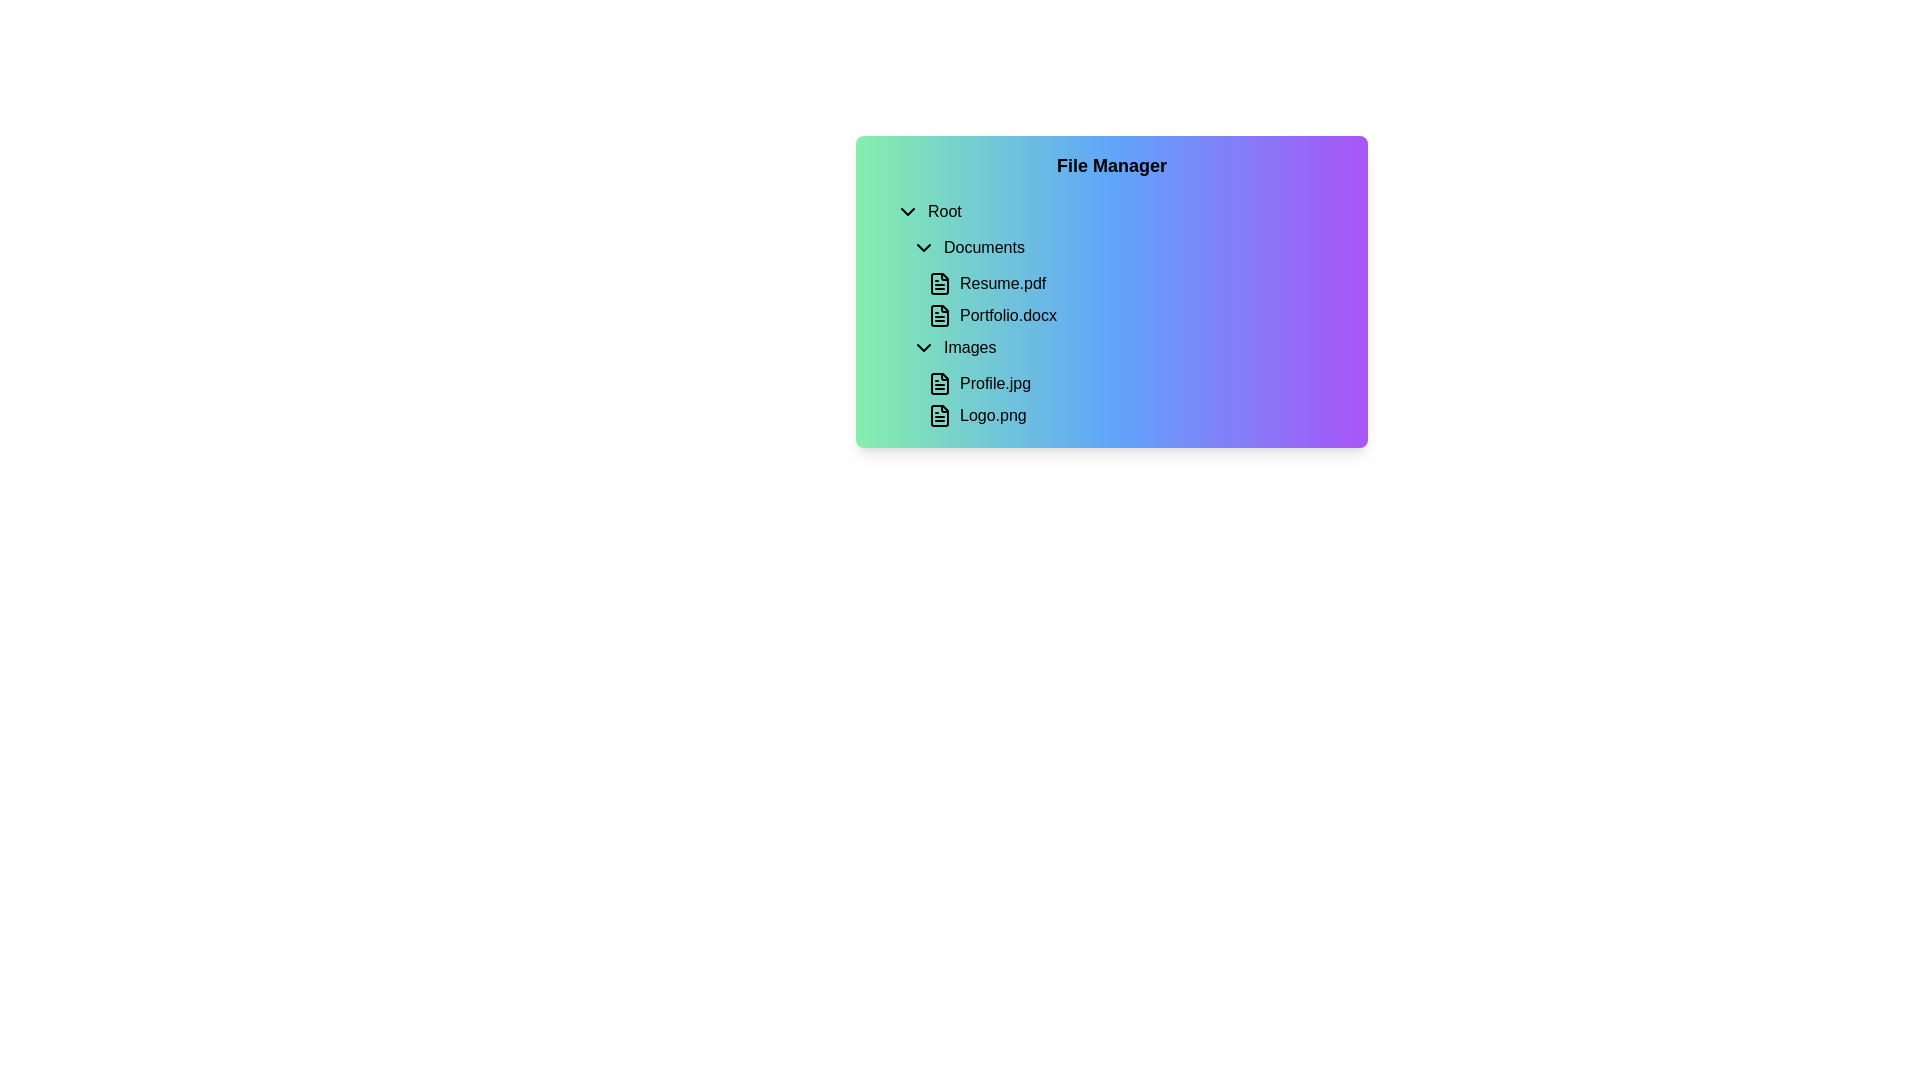 The image size is (1920, 1080). Describe the element at coordinates (1136, 384) in the screenshot. I see `the file entry item named 'Profile.jpg'` at that location.